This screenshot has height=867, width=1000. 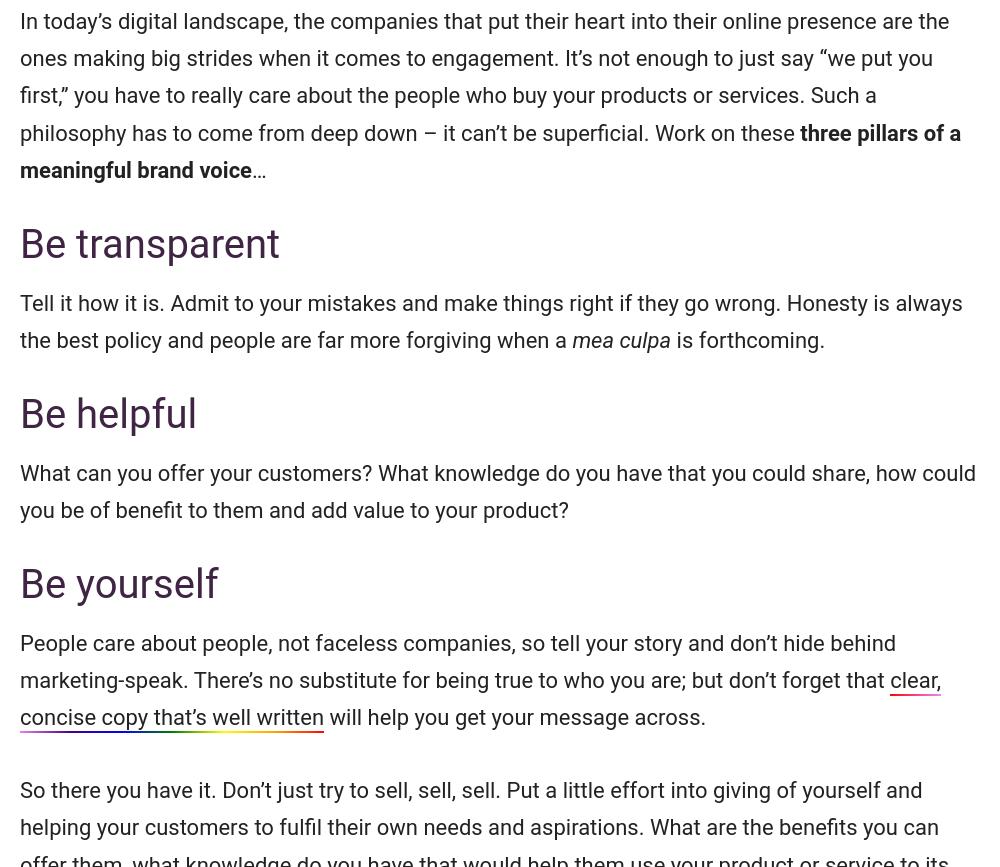 What do you see at coordinates (620, 340) in the screenshot?
I see `'mea culpa'` at bounding box center [620, 340].